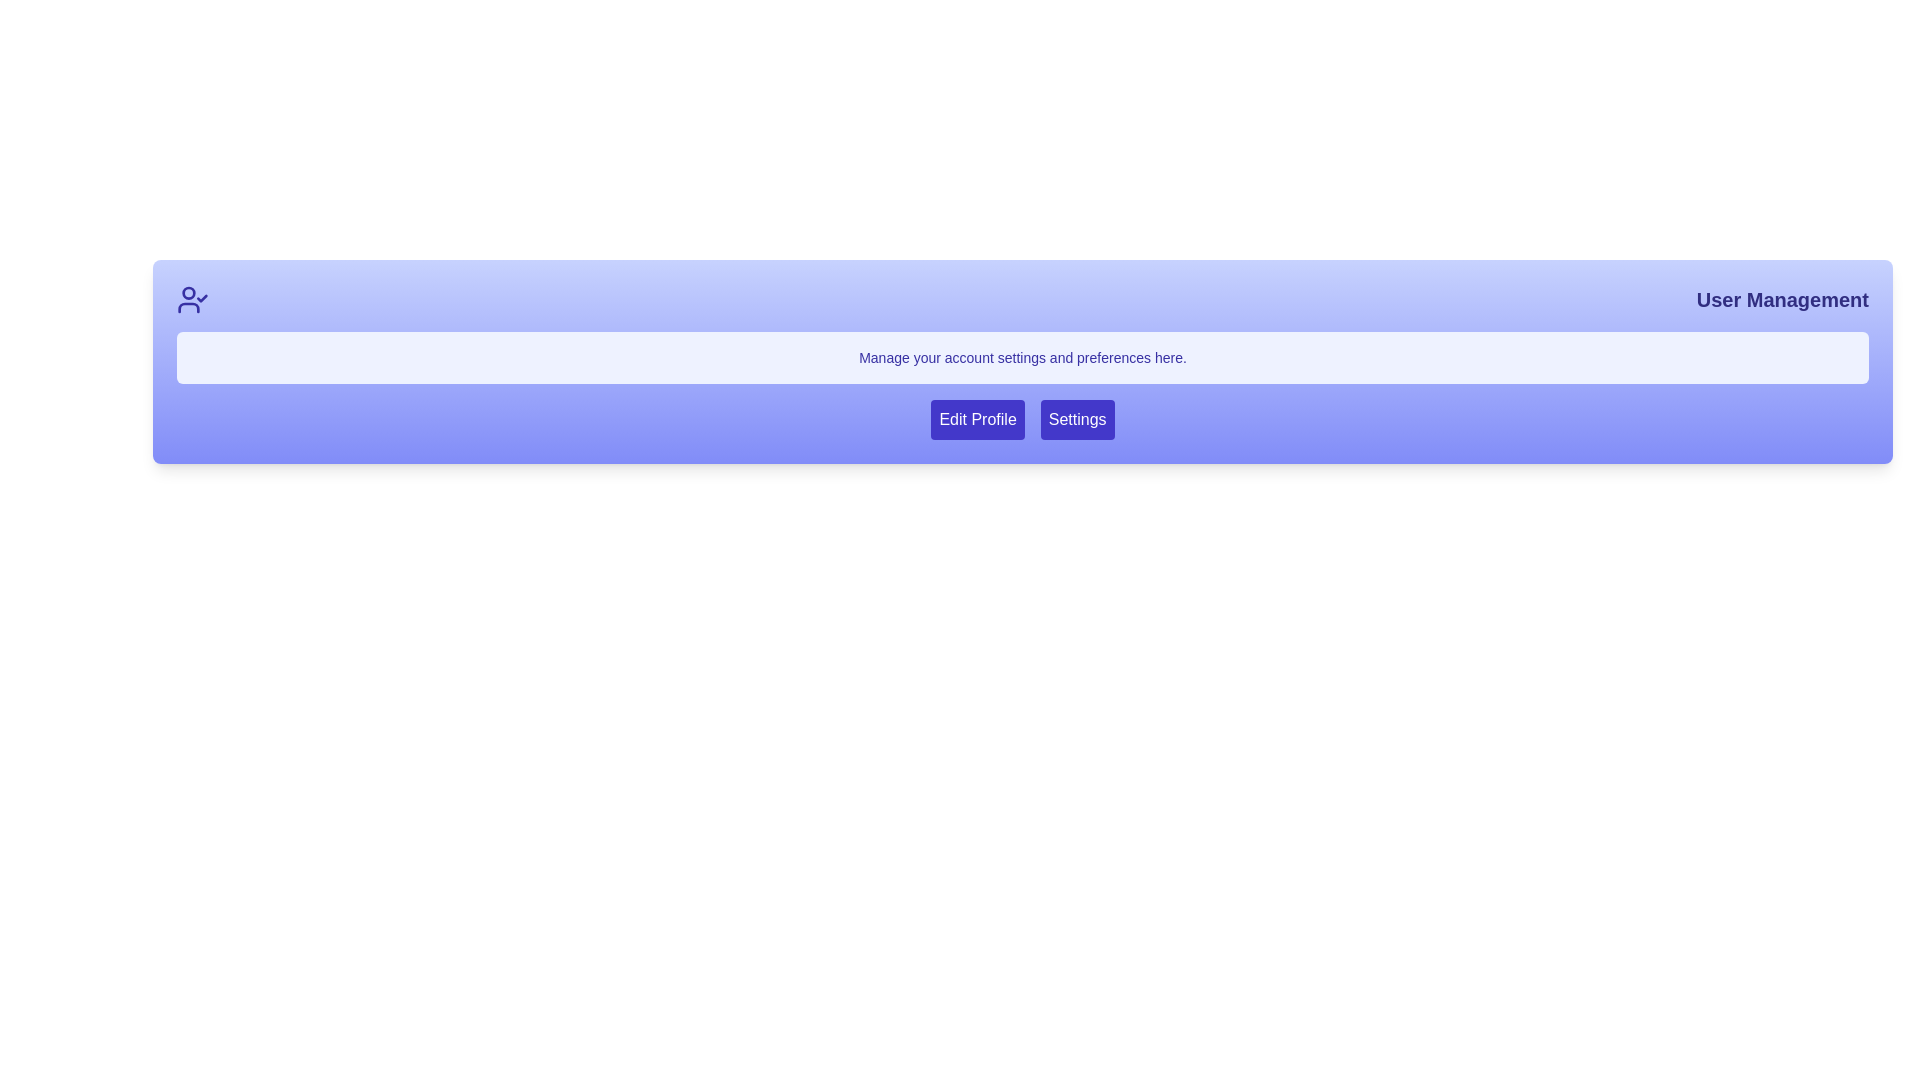 This screenshot has width=1920, height=1080. Describe the element at coordinates (978, 419) in the screenshot. I see `the 'Edit Profile' button, which has a rounded shape and a dark indigo background` at that location.